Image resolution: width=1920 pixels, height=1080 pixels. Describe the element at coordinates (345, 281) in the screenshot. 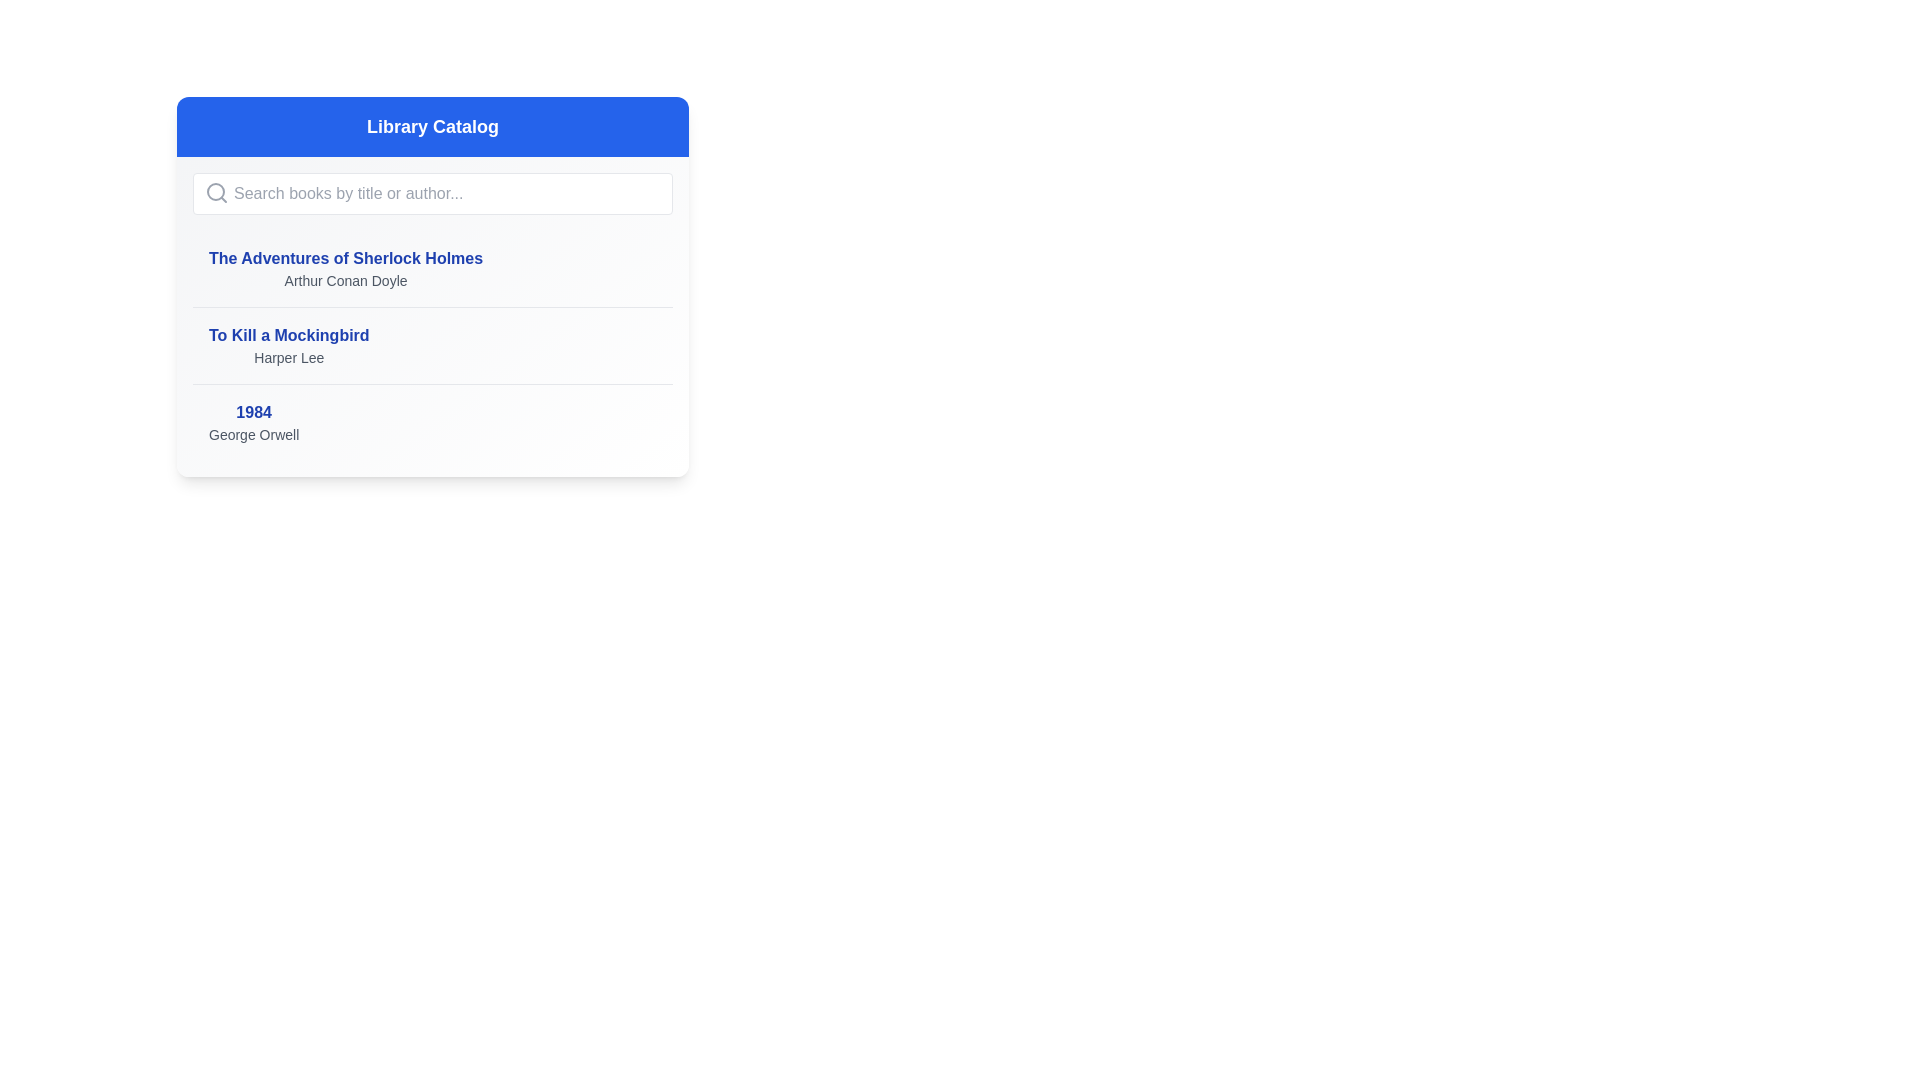

I see `the text label displaying 'Arthur Conan Doyle', which is styled in gray and positioned below the title 'The Adventures of Sherlock Holmes' within the 'Library Catalog' interface` at that location.